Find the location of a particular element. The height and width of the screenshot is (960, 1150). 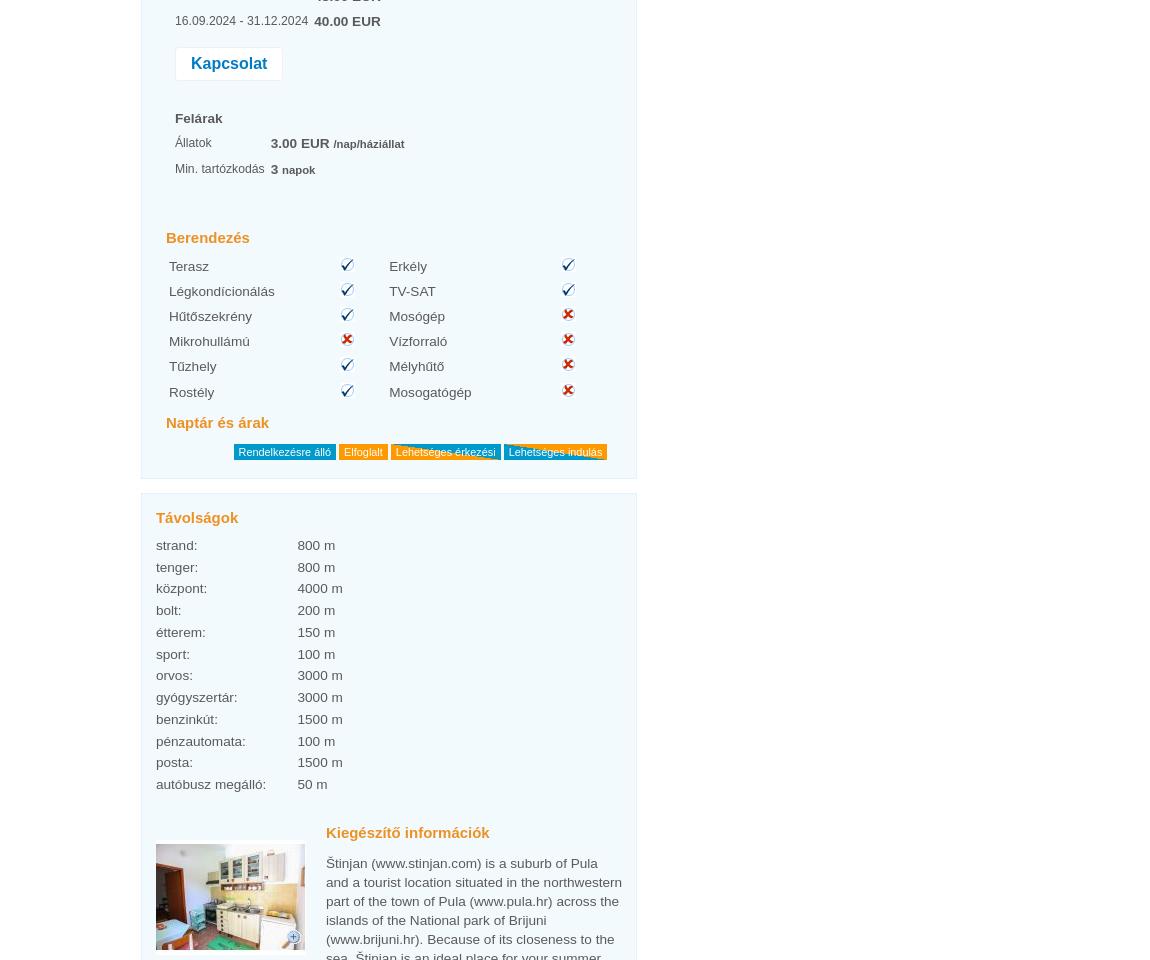

'31' is located at coordinates (527, 12).